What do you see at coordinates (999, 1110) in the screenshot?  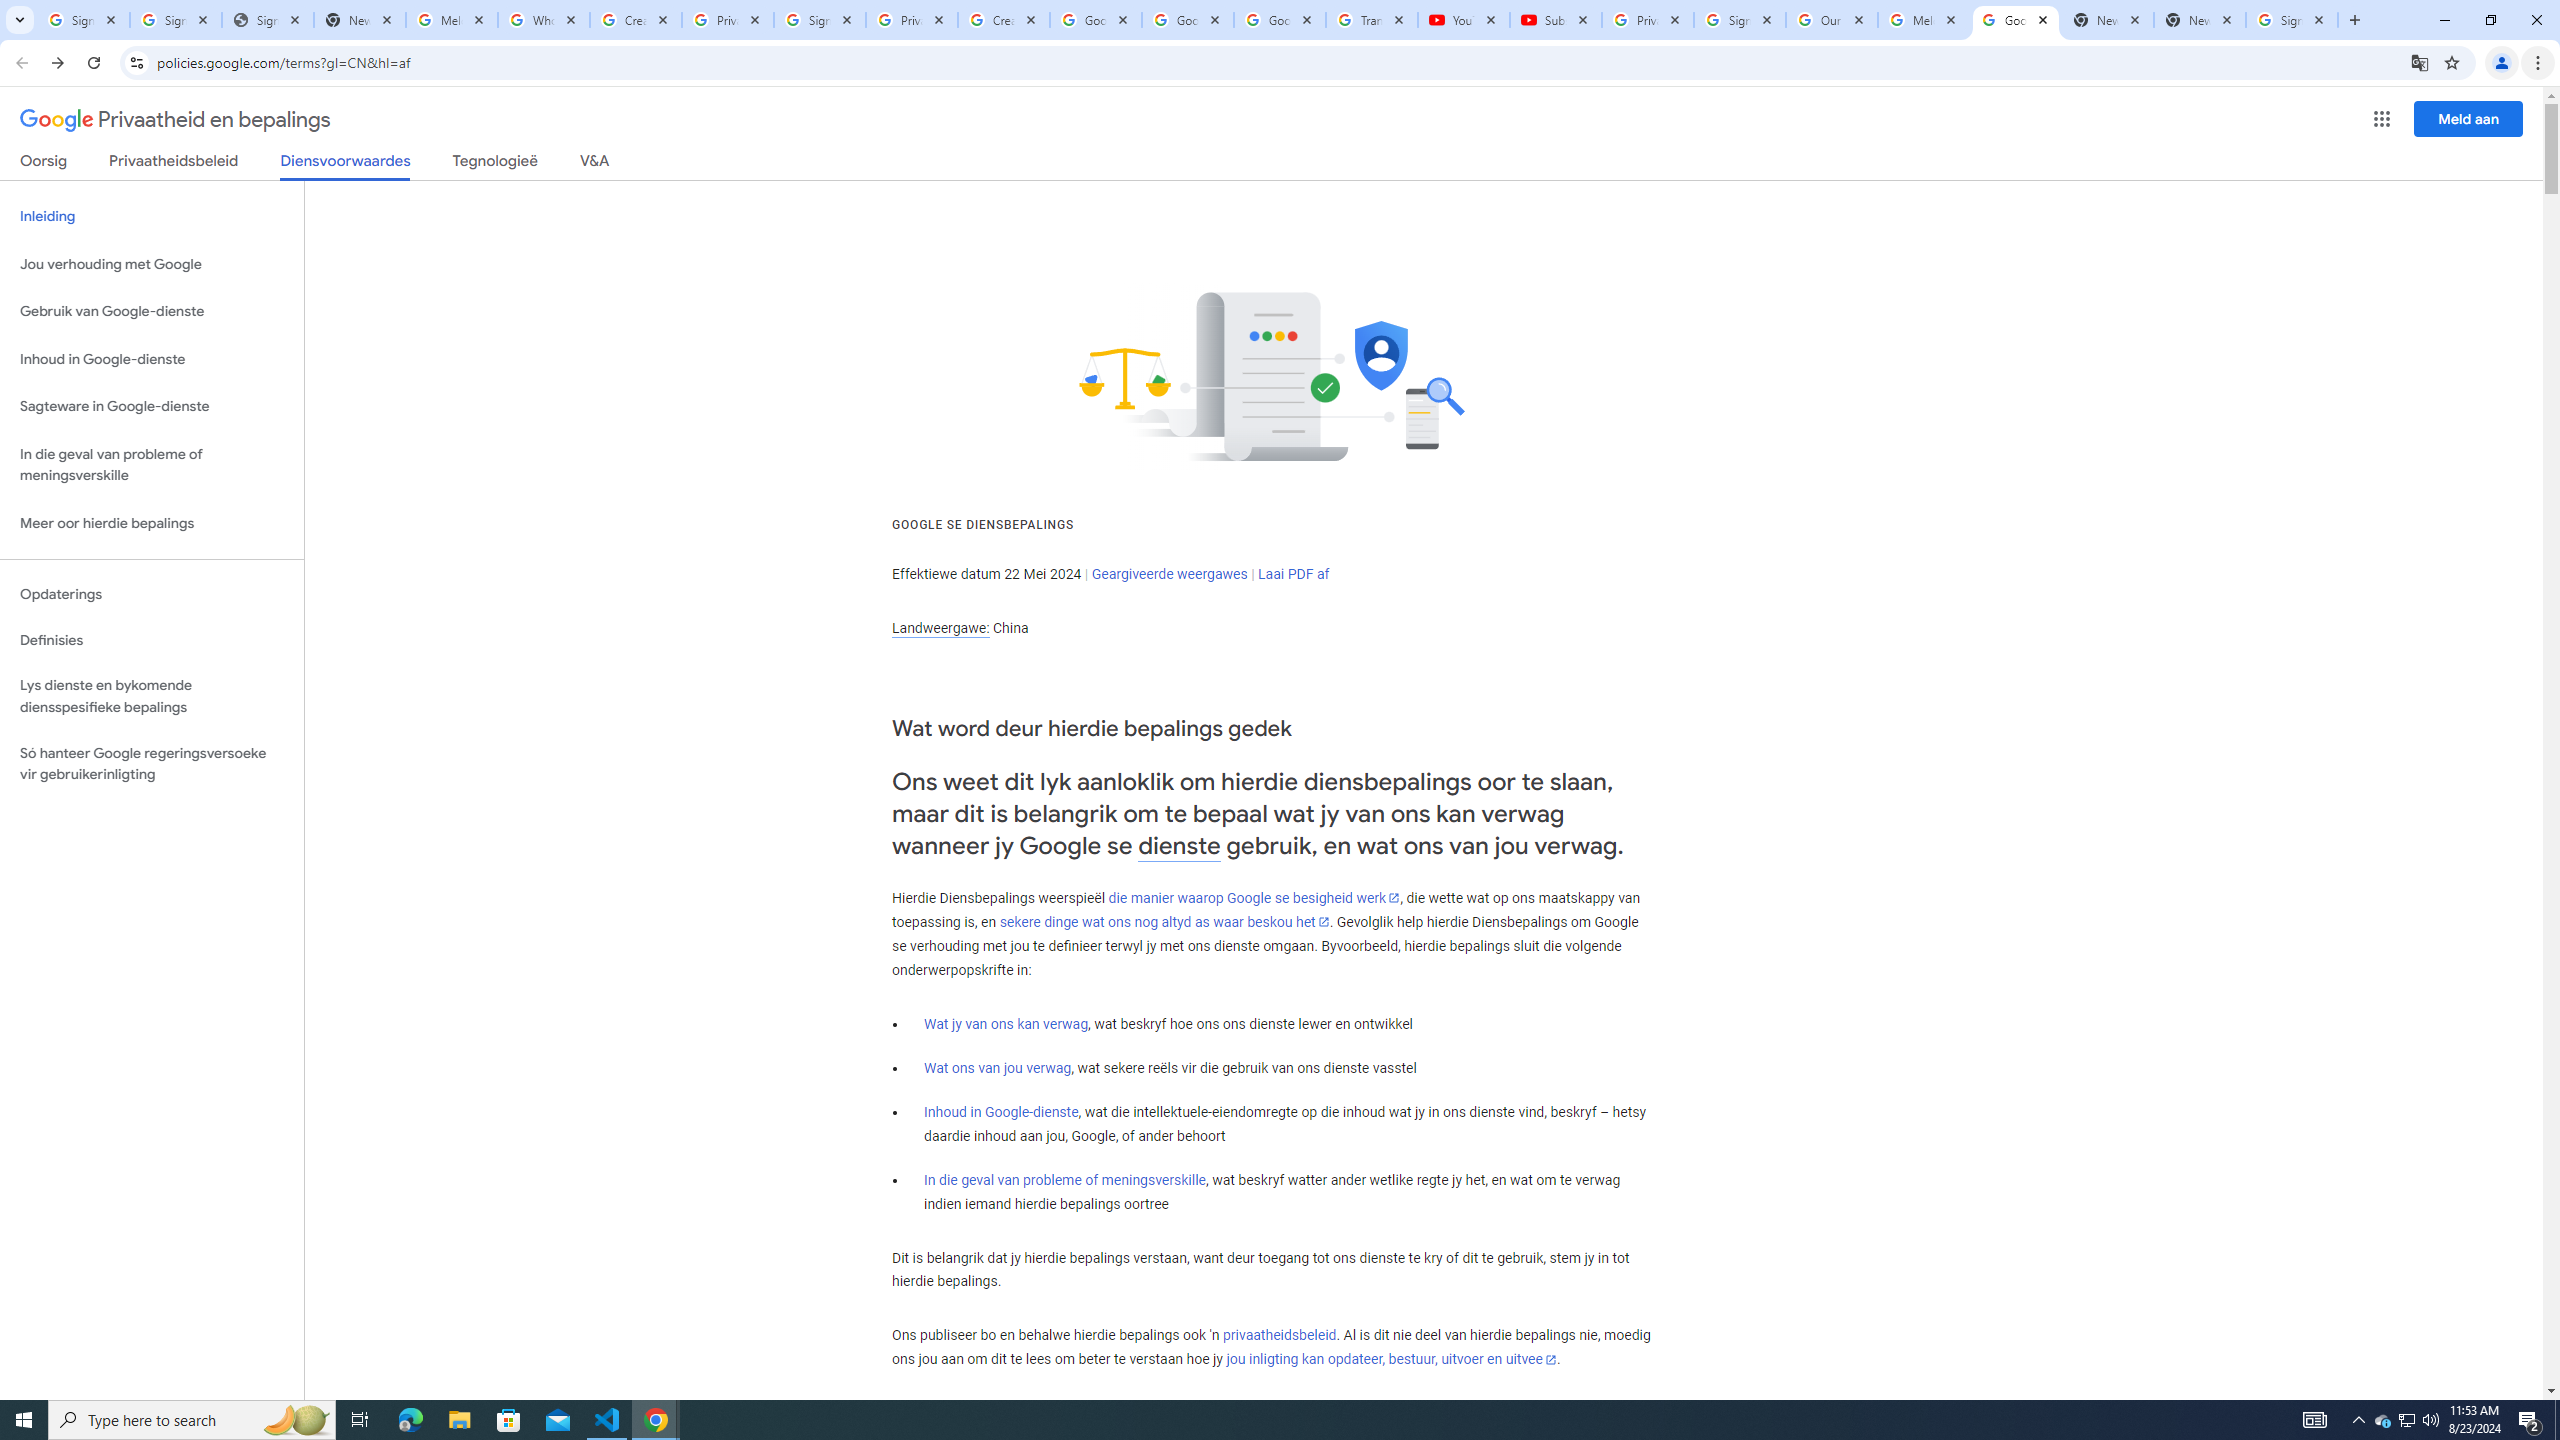 I see `'Inhoud in Google-dienste'` at bounding box center [999, 1110].